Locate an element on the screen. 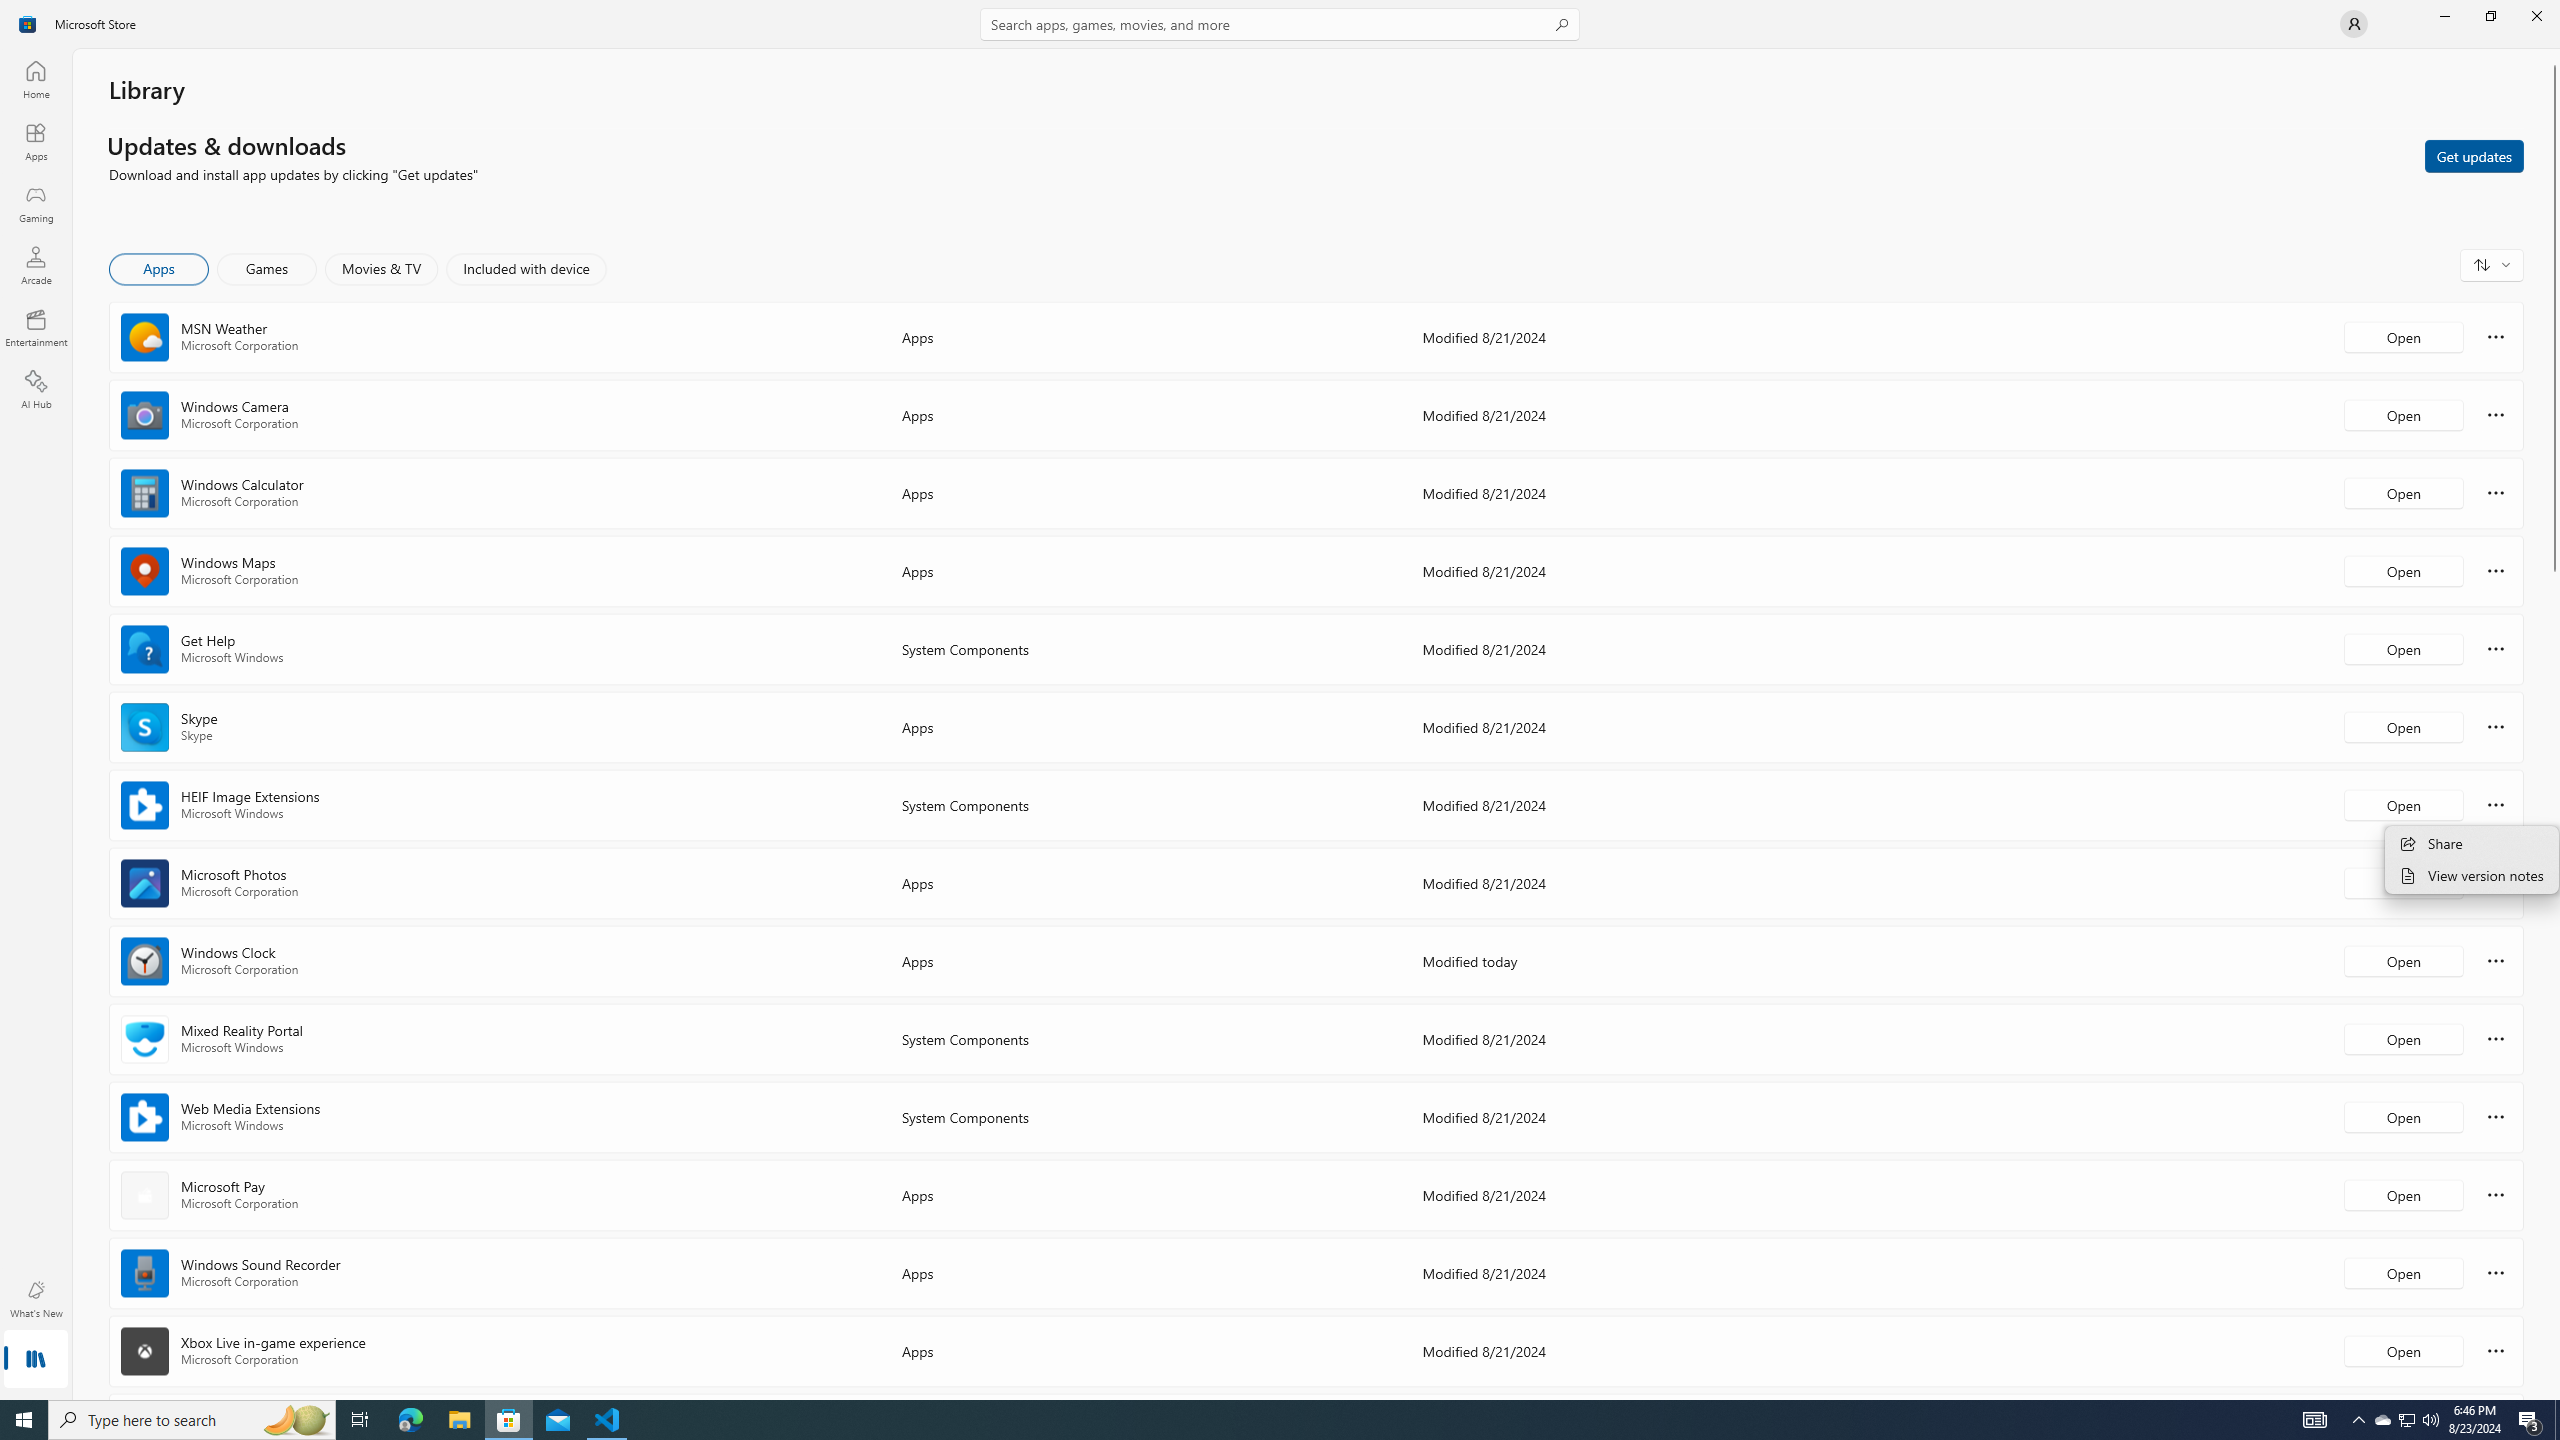  'Vertical Small Decrease' is located at coordinates (2552, 55).